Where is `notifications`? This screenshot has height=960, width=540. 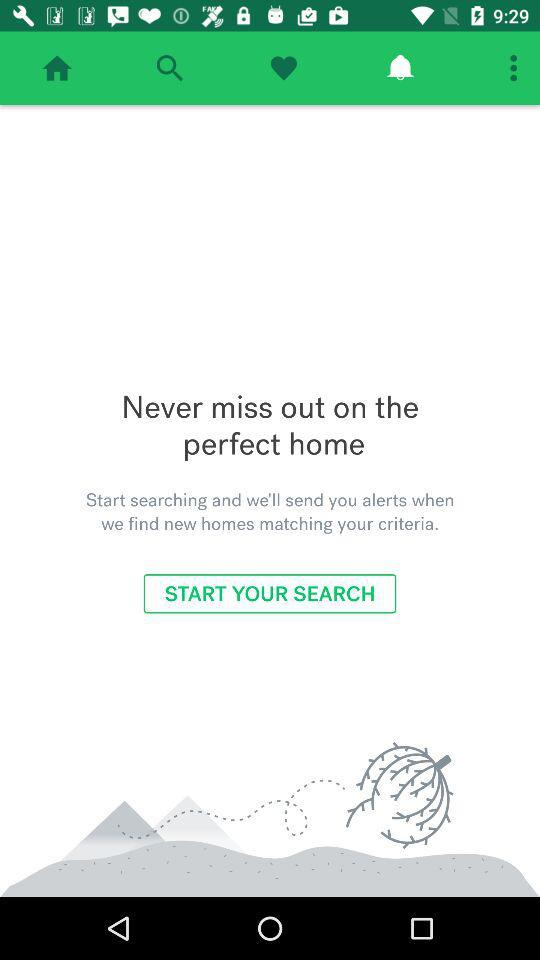 notifications is located at coordinates (400, 68).